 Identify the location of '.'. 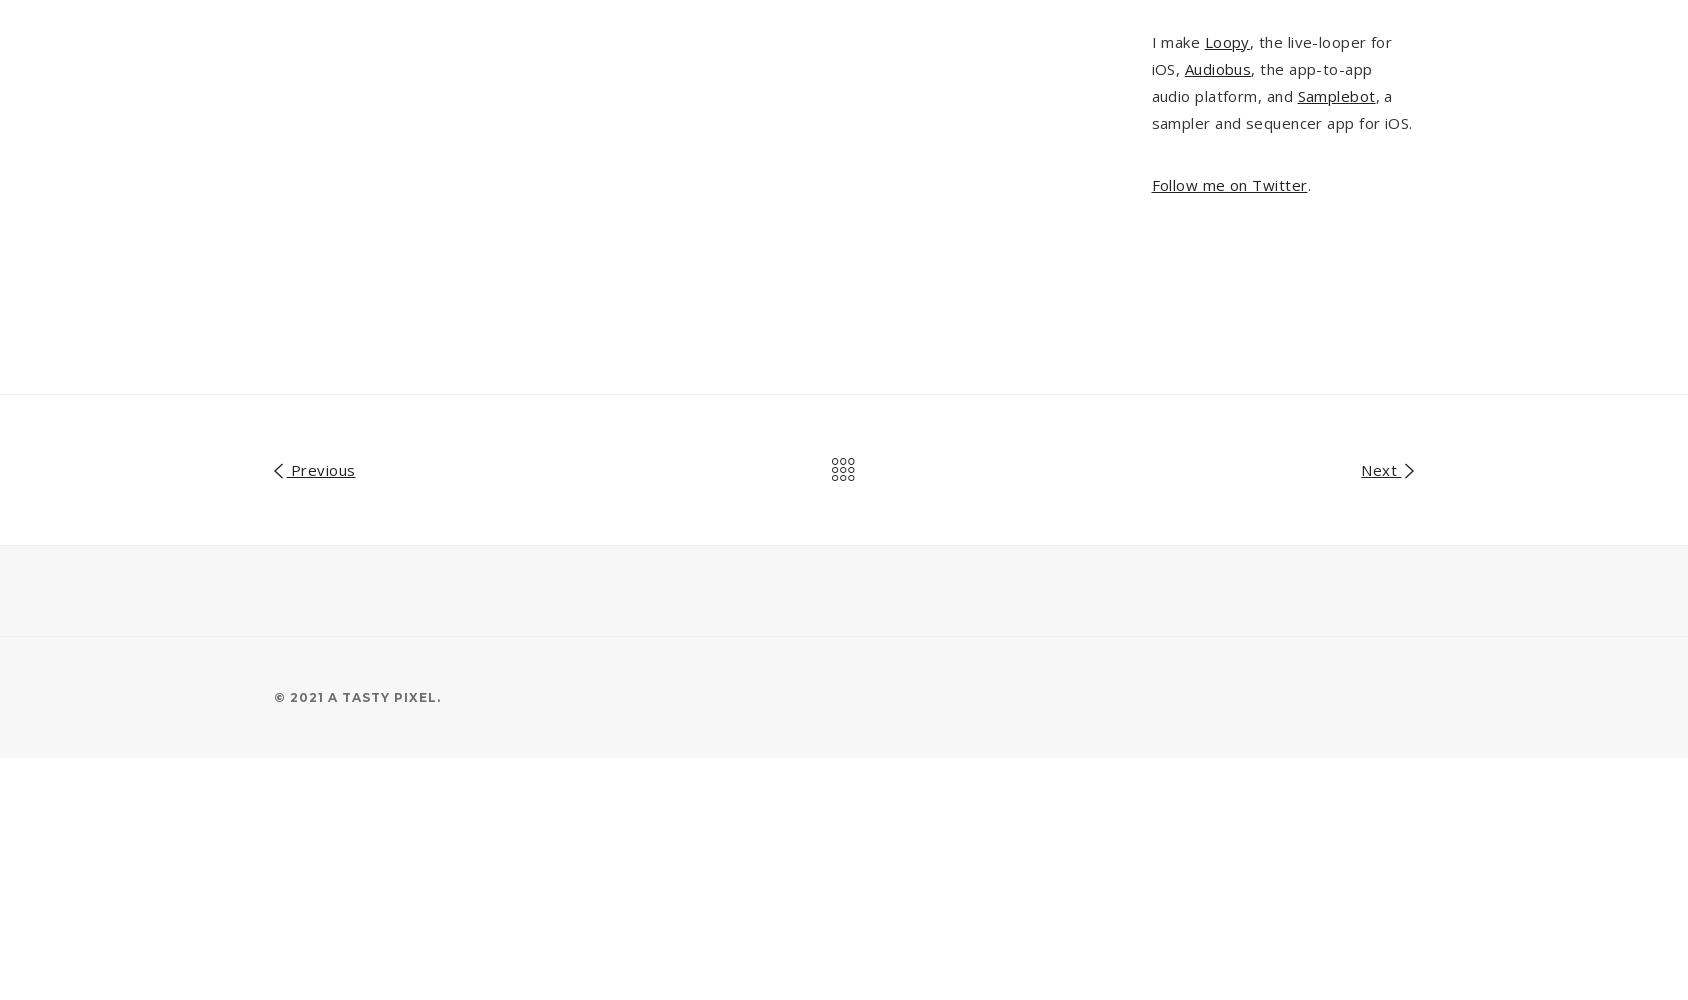
(1307, 184).